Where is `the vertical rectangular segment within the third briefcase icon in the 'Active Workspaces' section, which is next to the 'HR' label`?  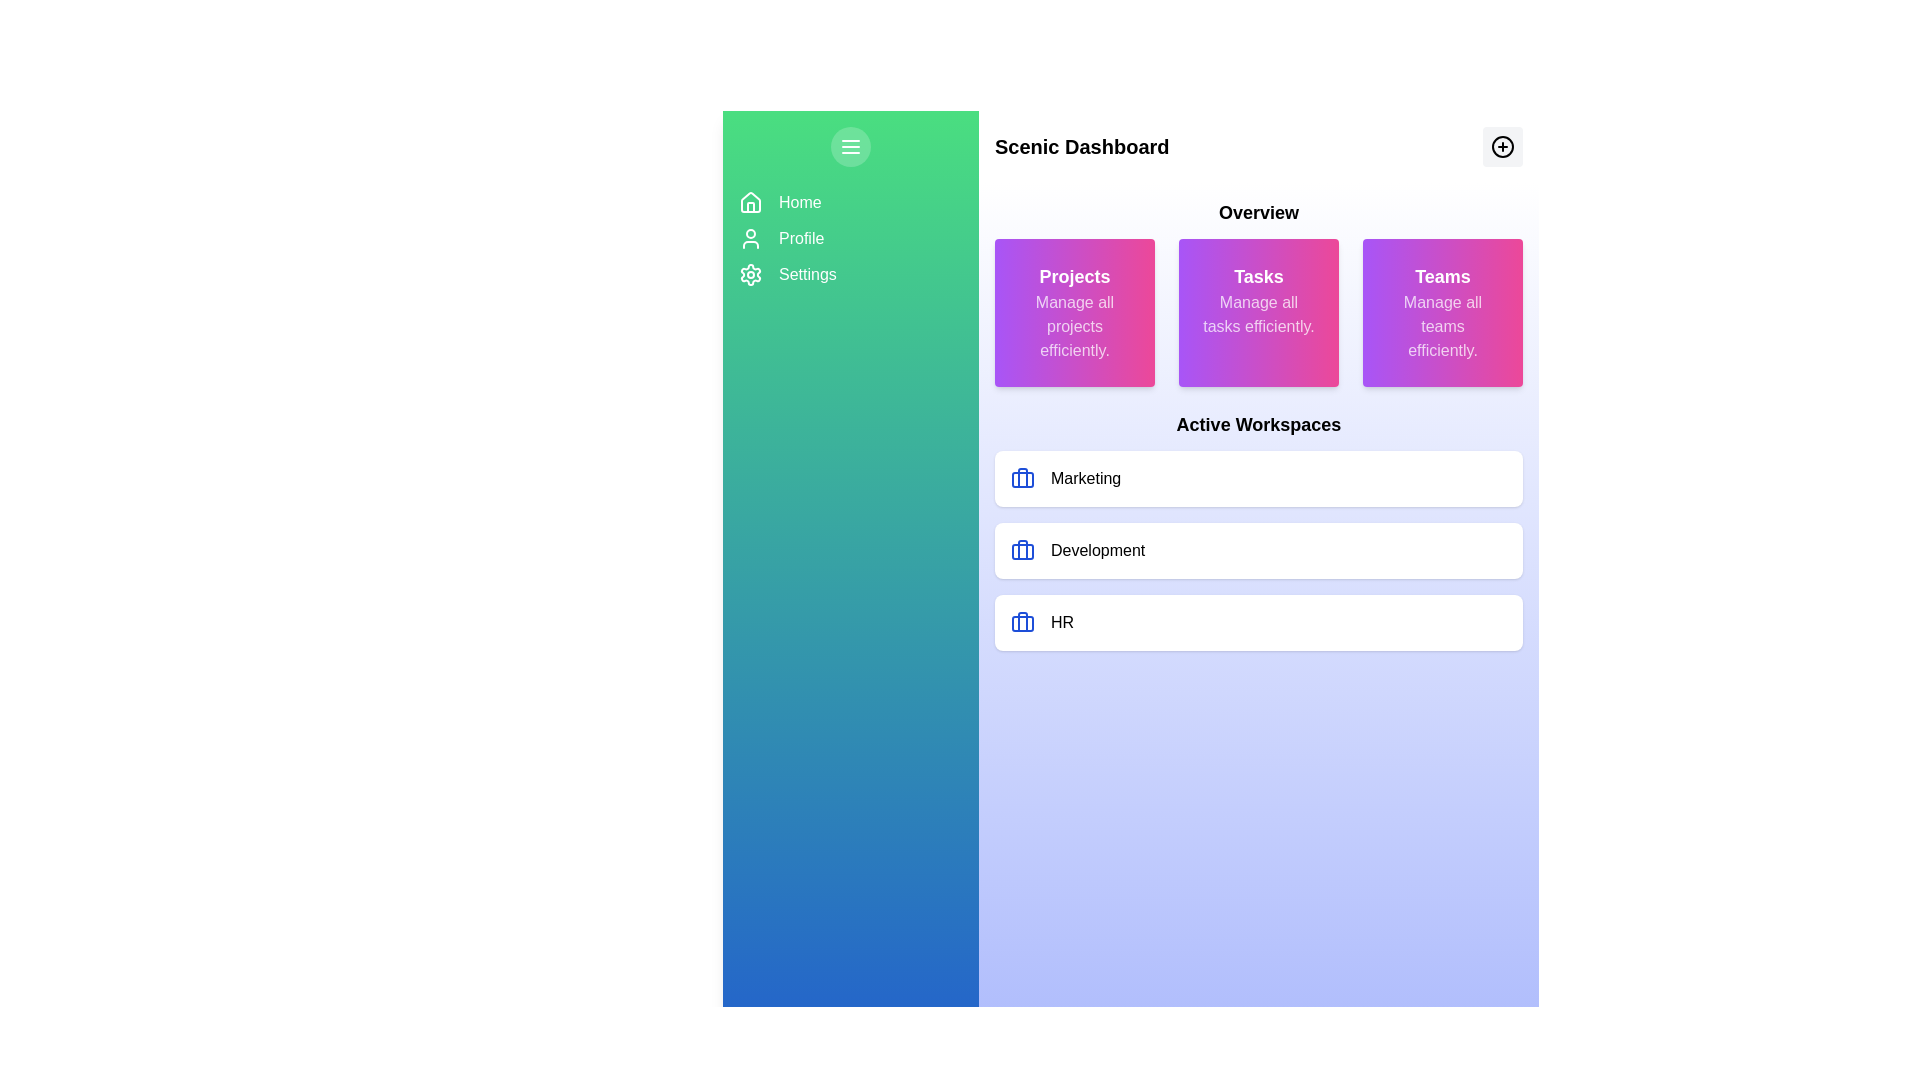 the vertical rectangular segment within the third briefcase icon in the 'Active Workspaces' section, which is next to the 'HR' label is located at coordinates (1022, 620).